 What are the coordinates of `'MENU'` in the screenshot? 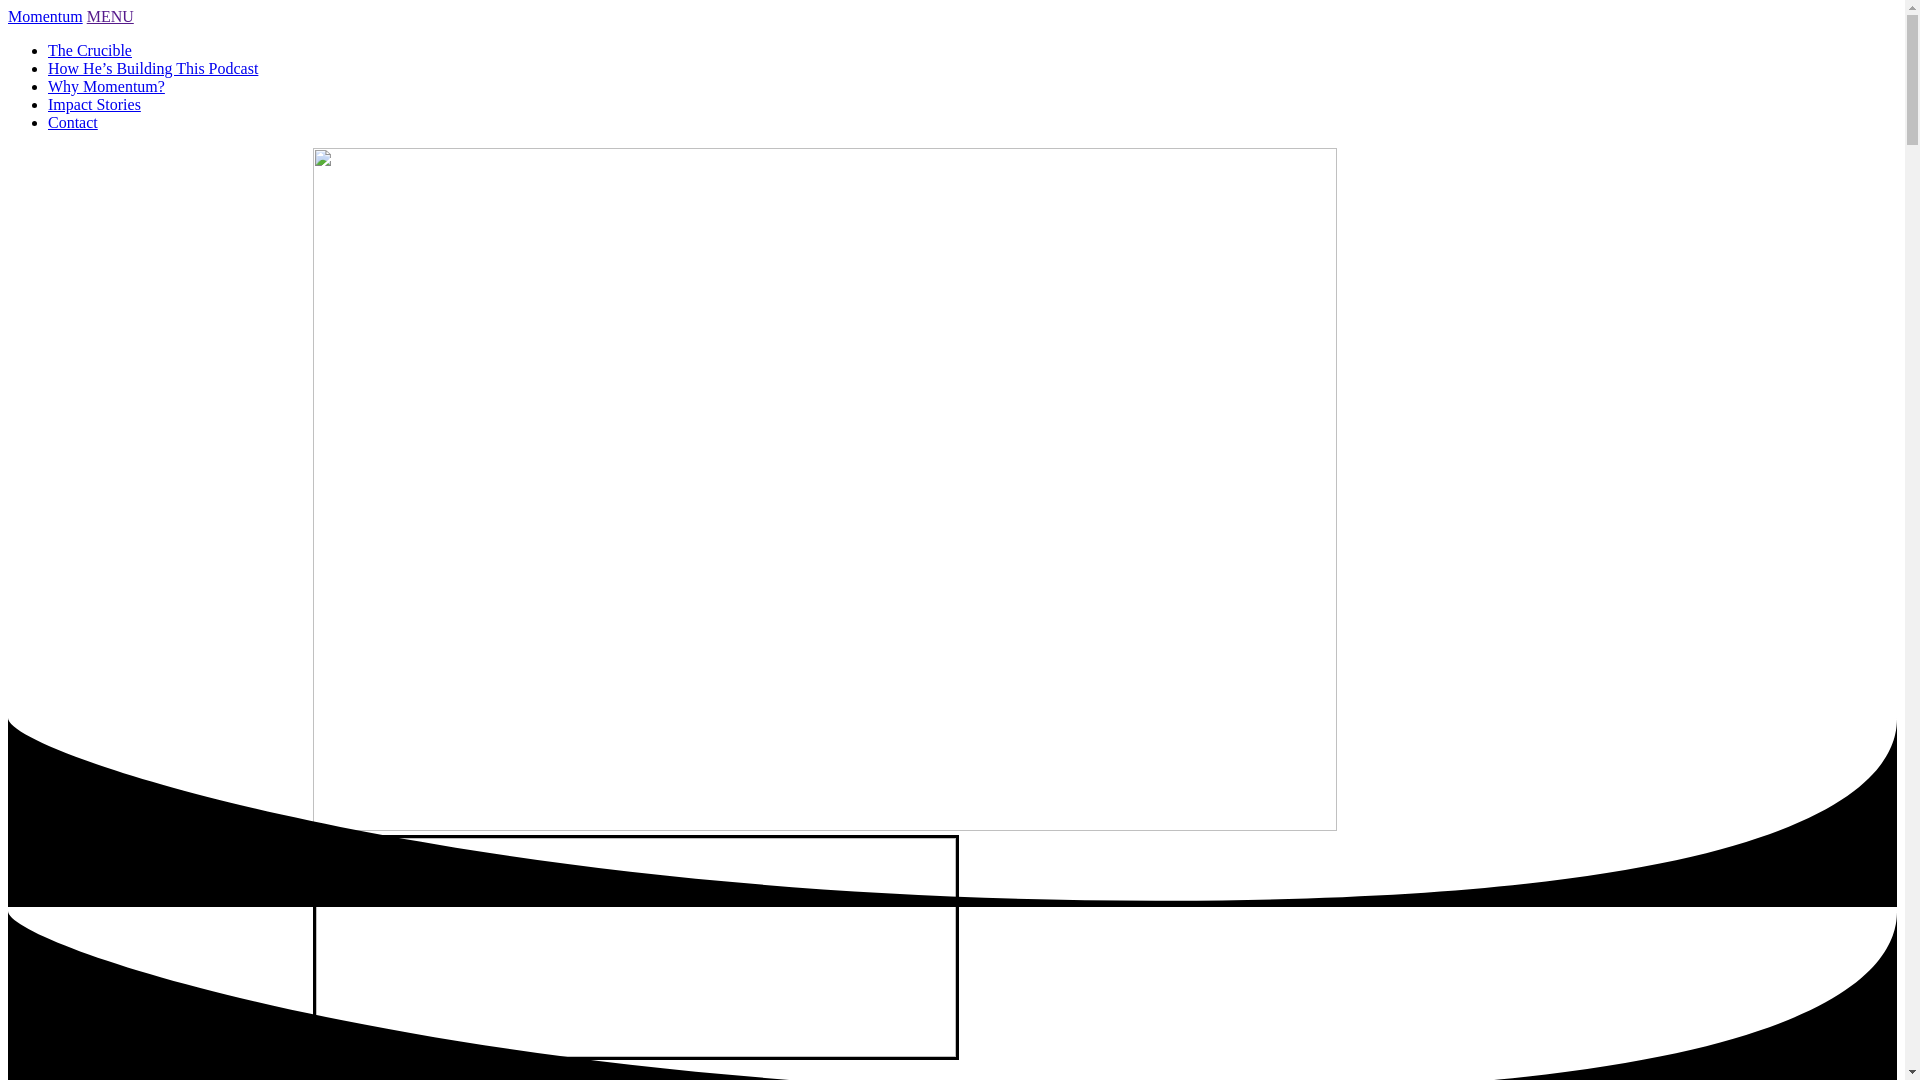 It's located at (109, 16).